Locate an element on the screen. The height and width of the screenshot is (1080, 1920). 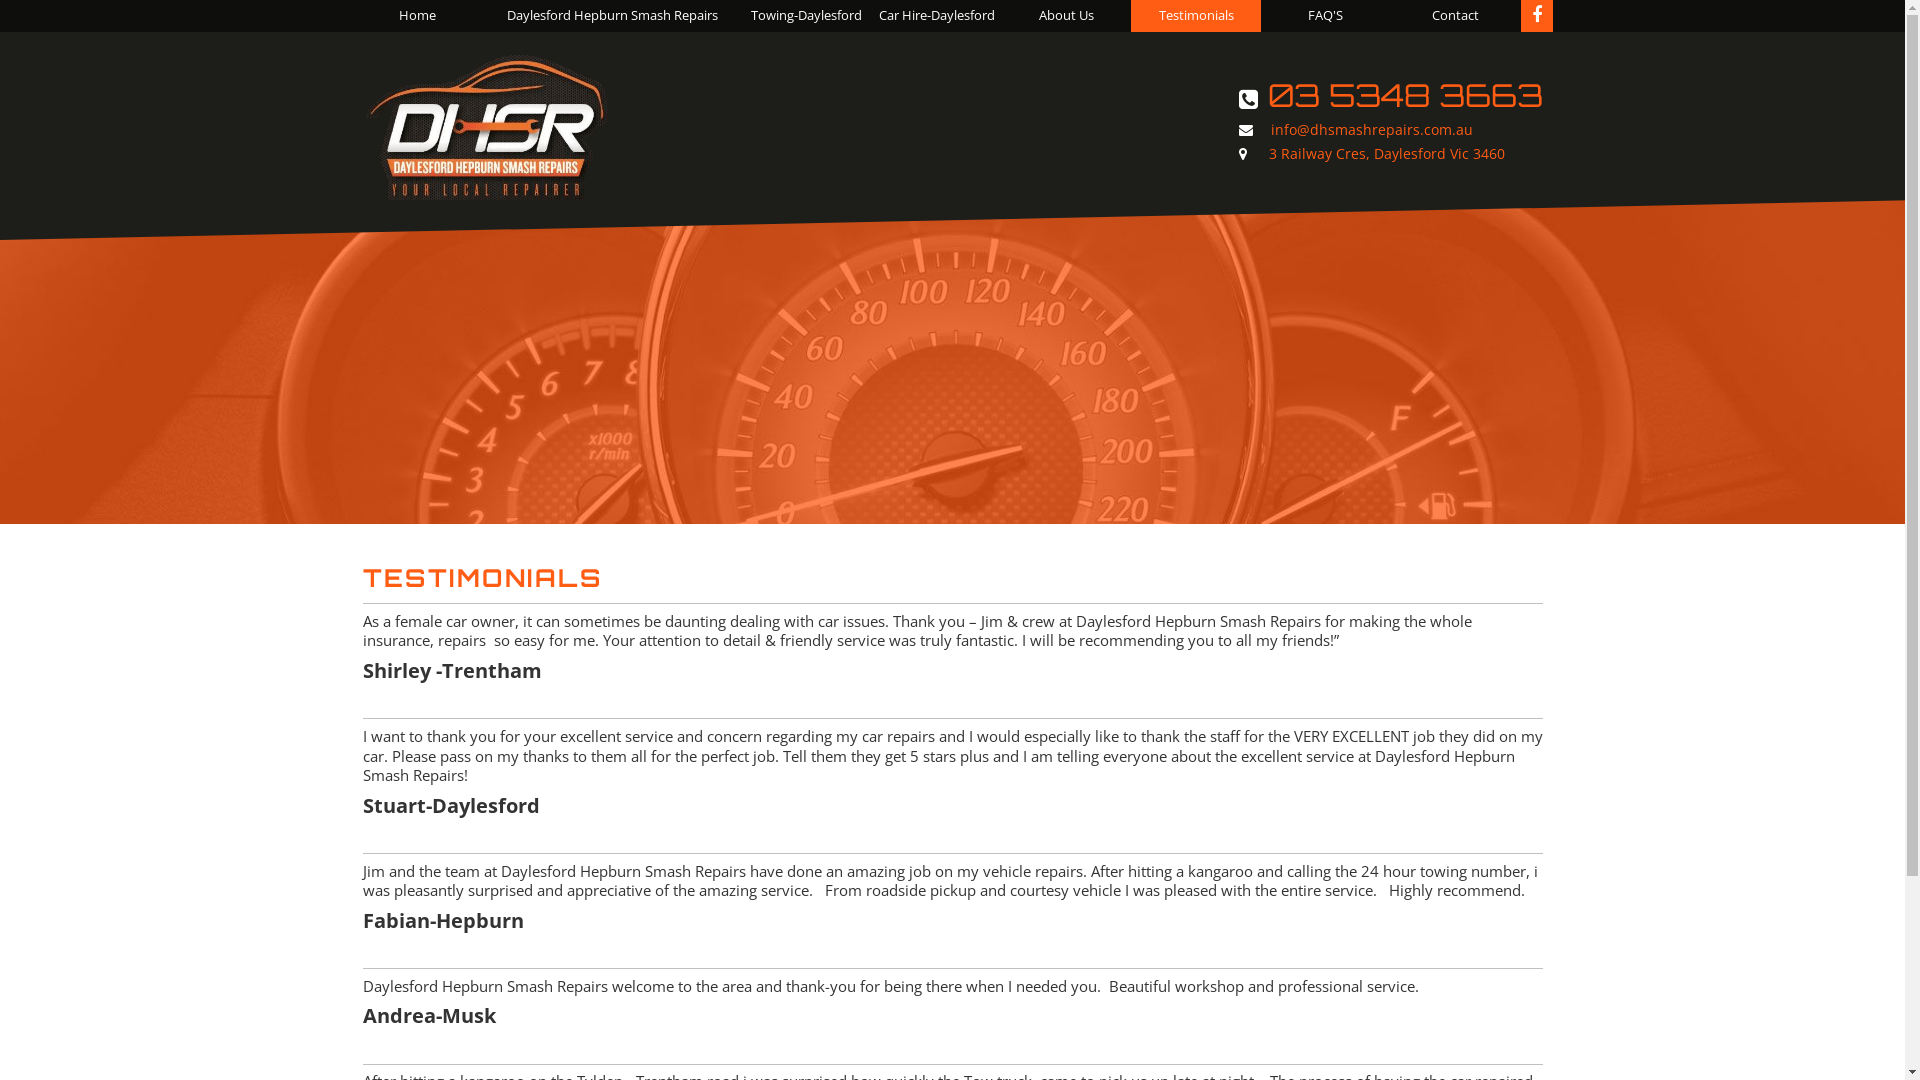
'Daylesford Hepburn Smash Repairs' is located at coordinates (610, 15).